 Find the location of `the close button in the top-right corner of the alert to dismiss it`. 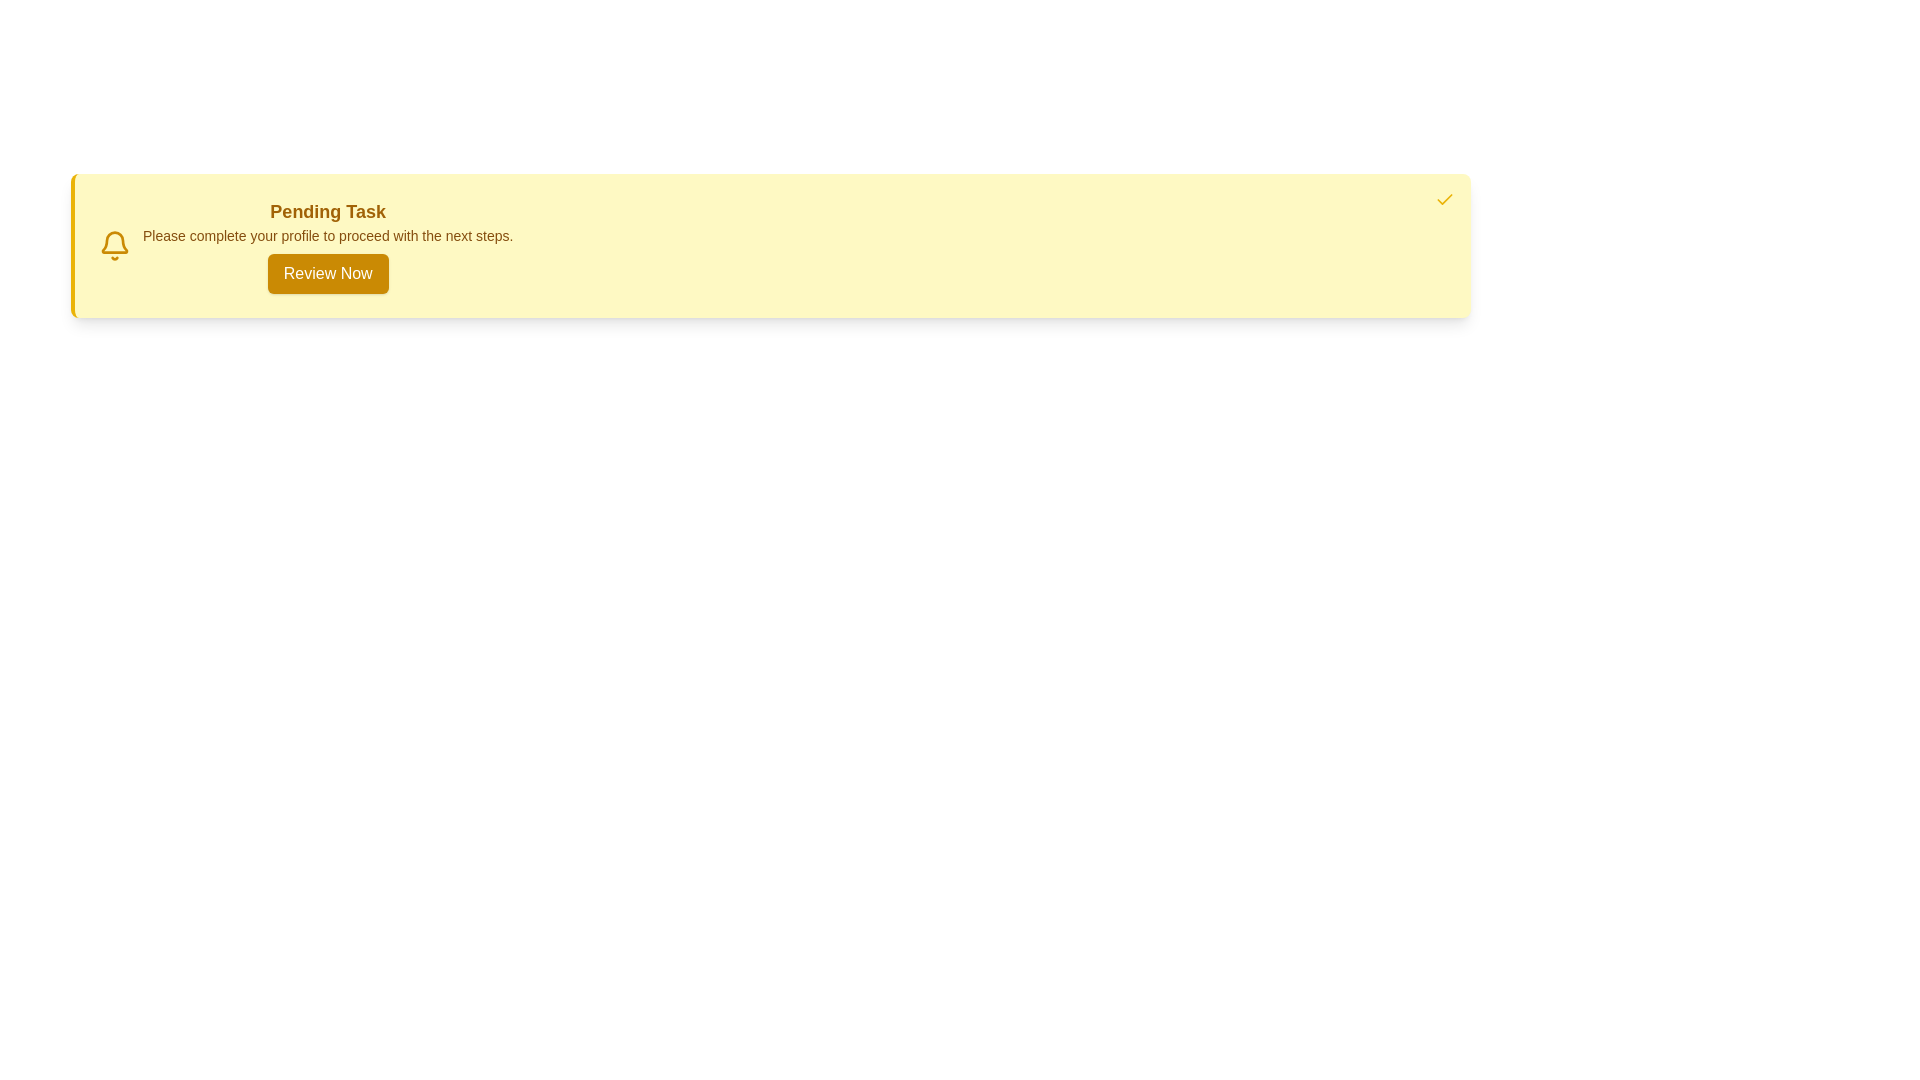

the close button in the top-right corner of the alert to dismiss it is located at coordinates (1444, 200).